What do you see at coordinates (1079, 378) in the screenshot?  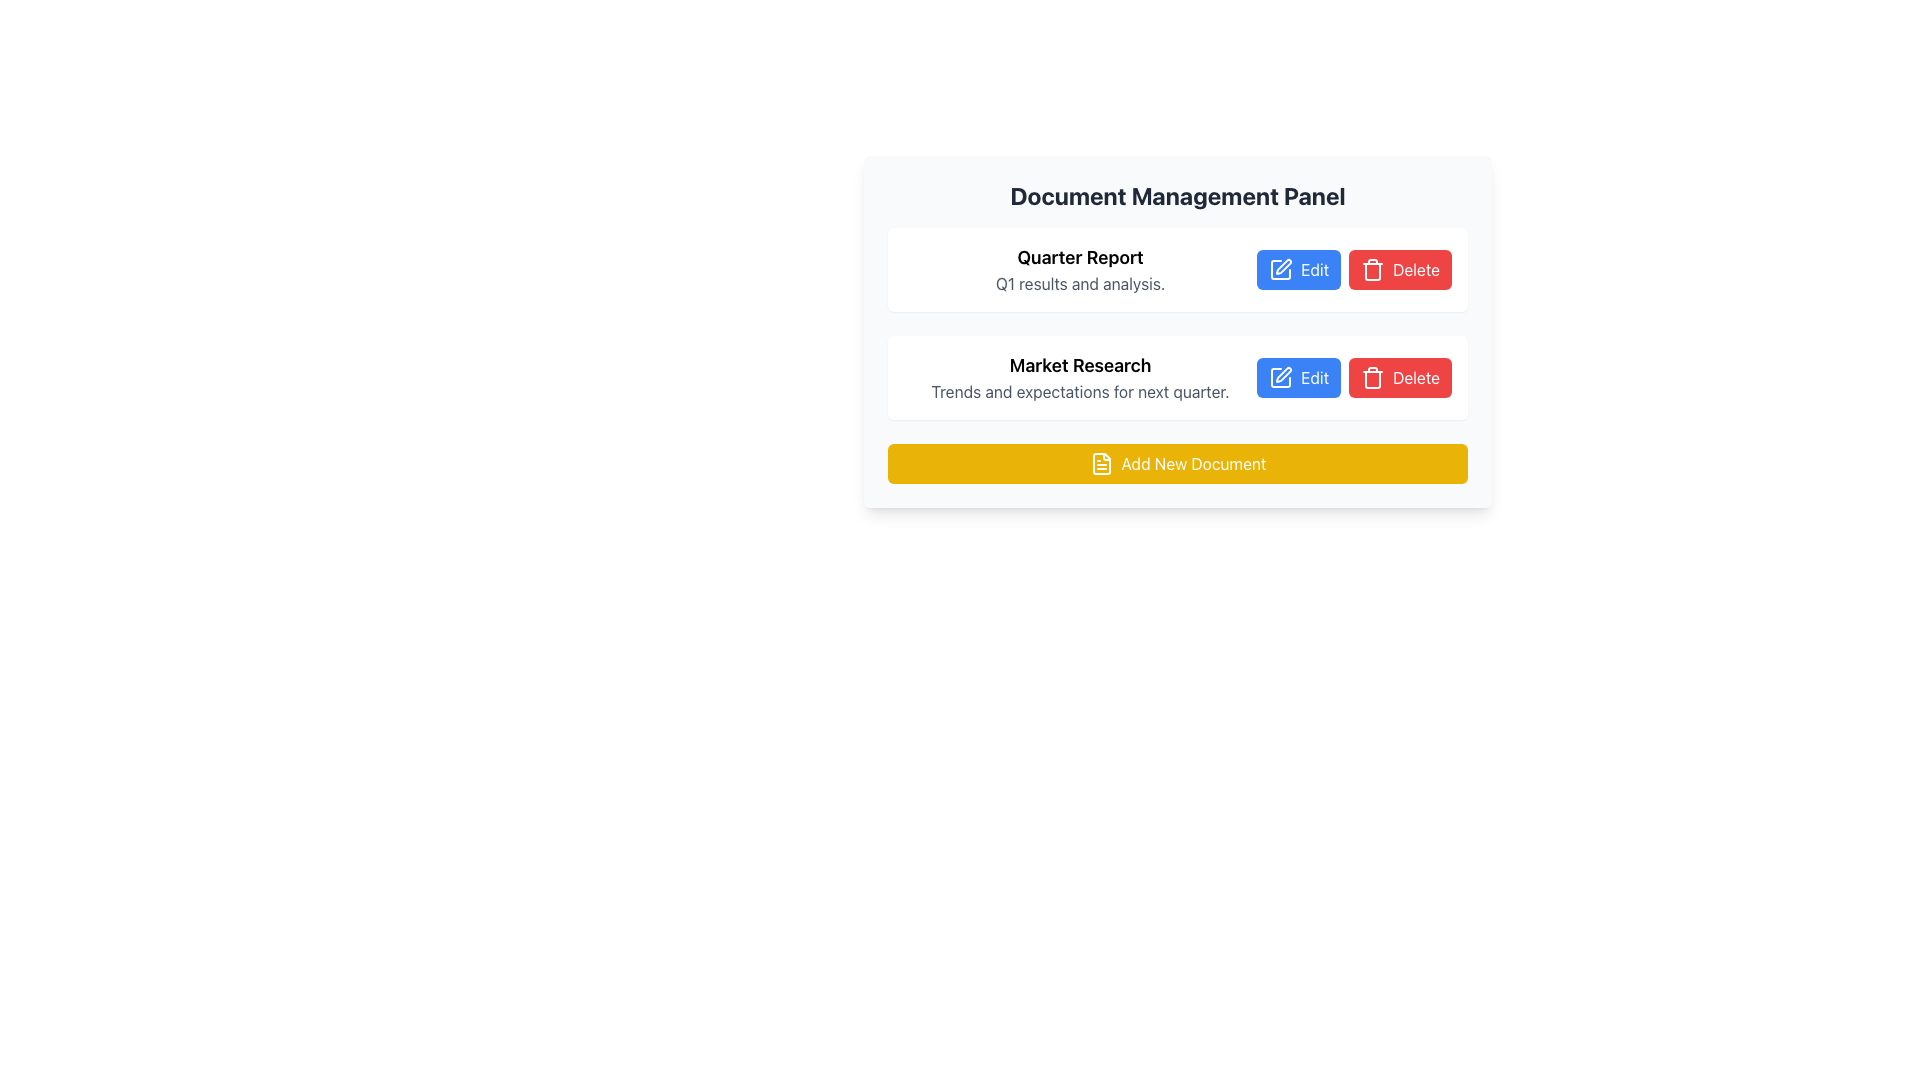 I see `the header text block labeled 'Market Research' located within the Document Management Panel` at bounding box center [1079, 378].